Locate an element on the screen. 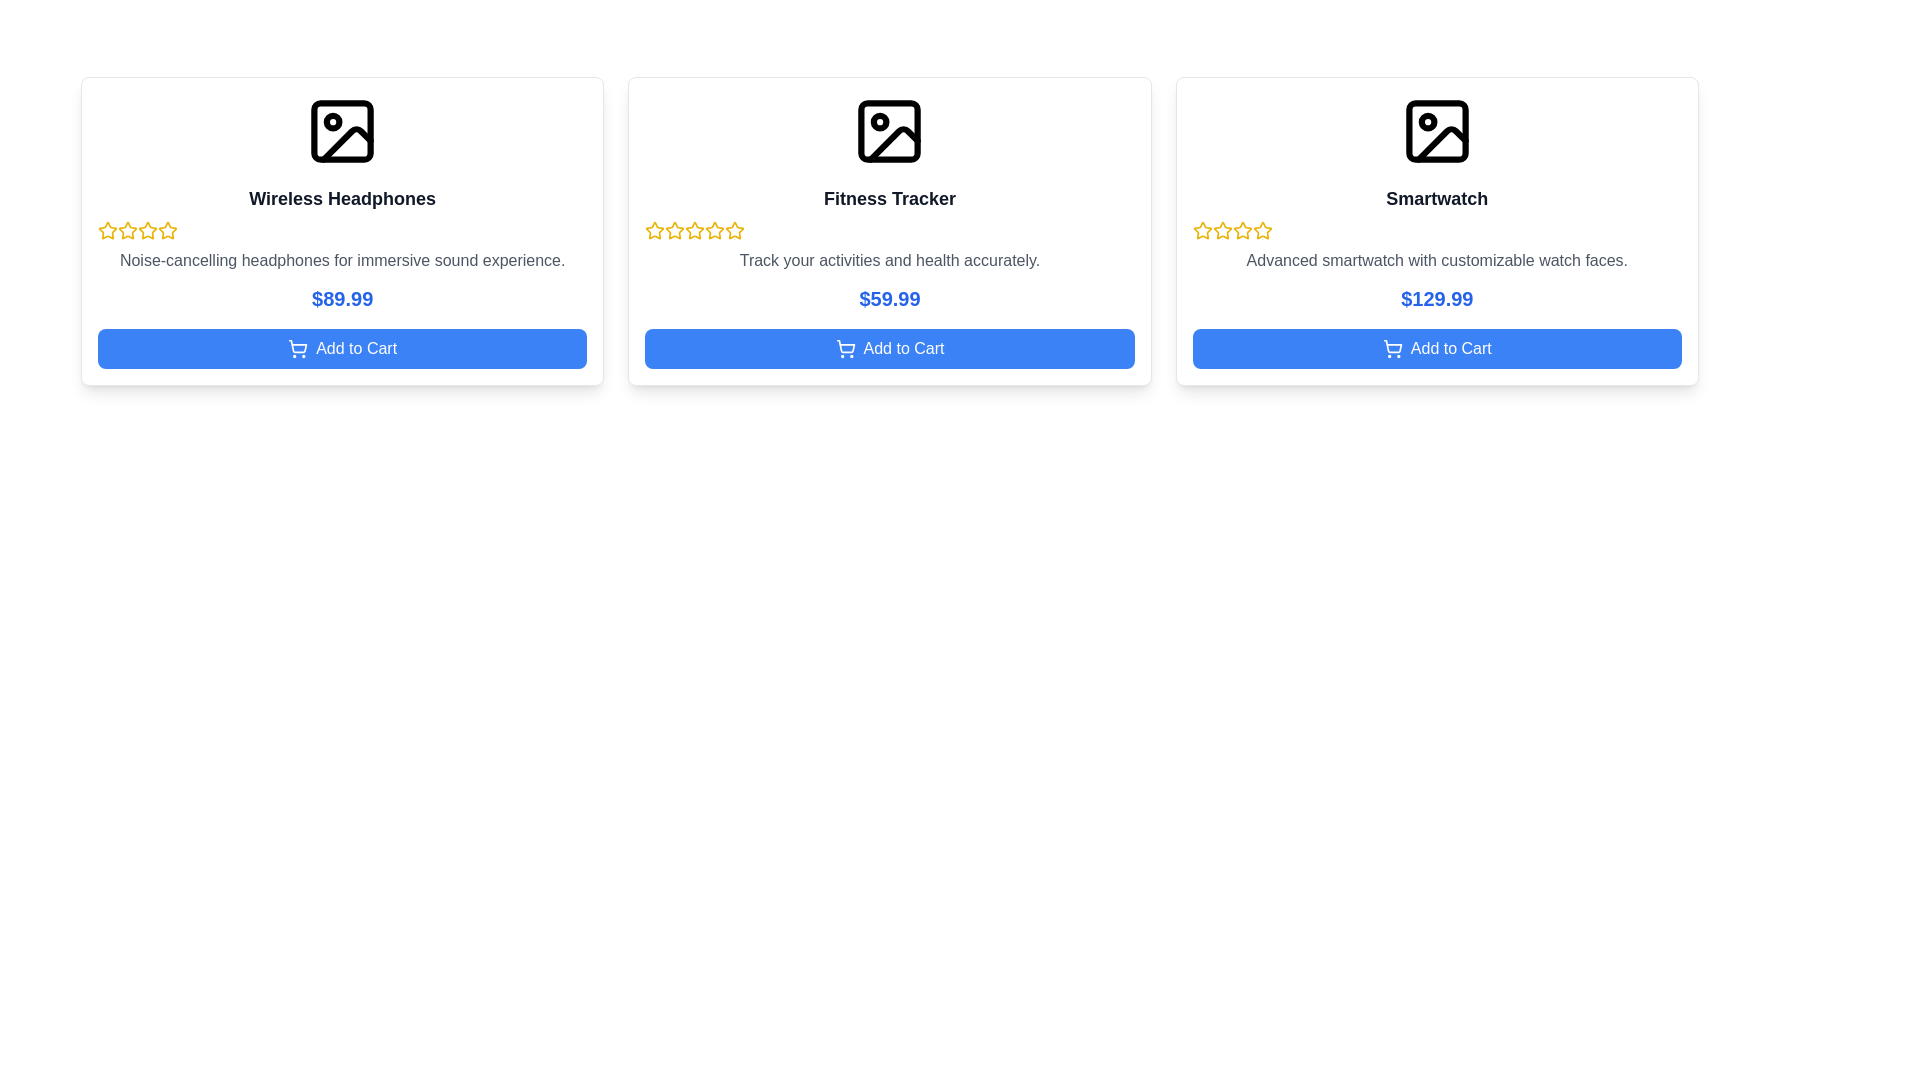  displayed details from the first Product Card in the grid layout, which includes its name, description, and price is located at coordinates (342, 230).